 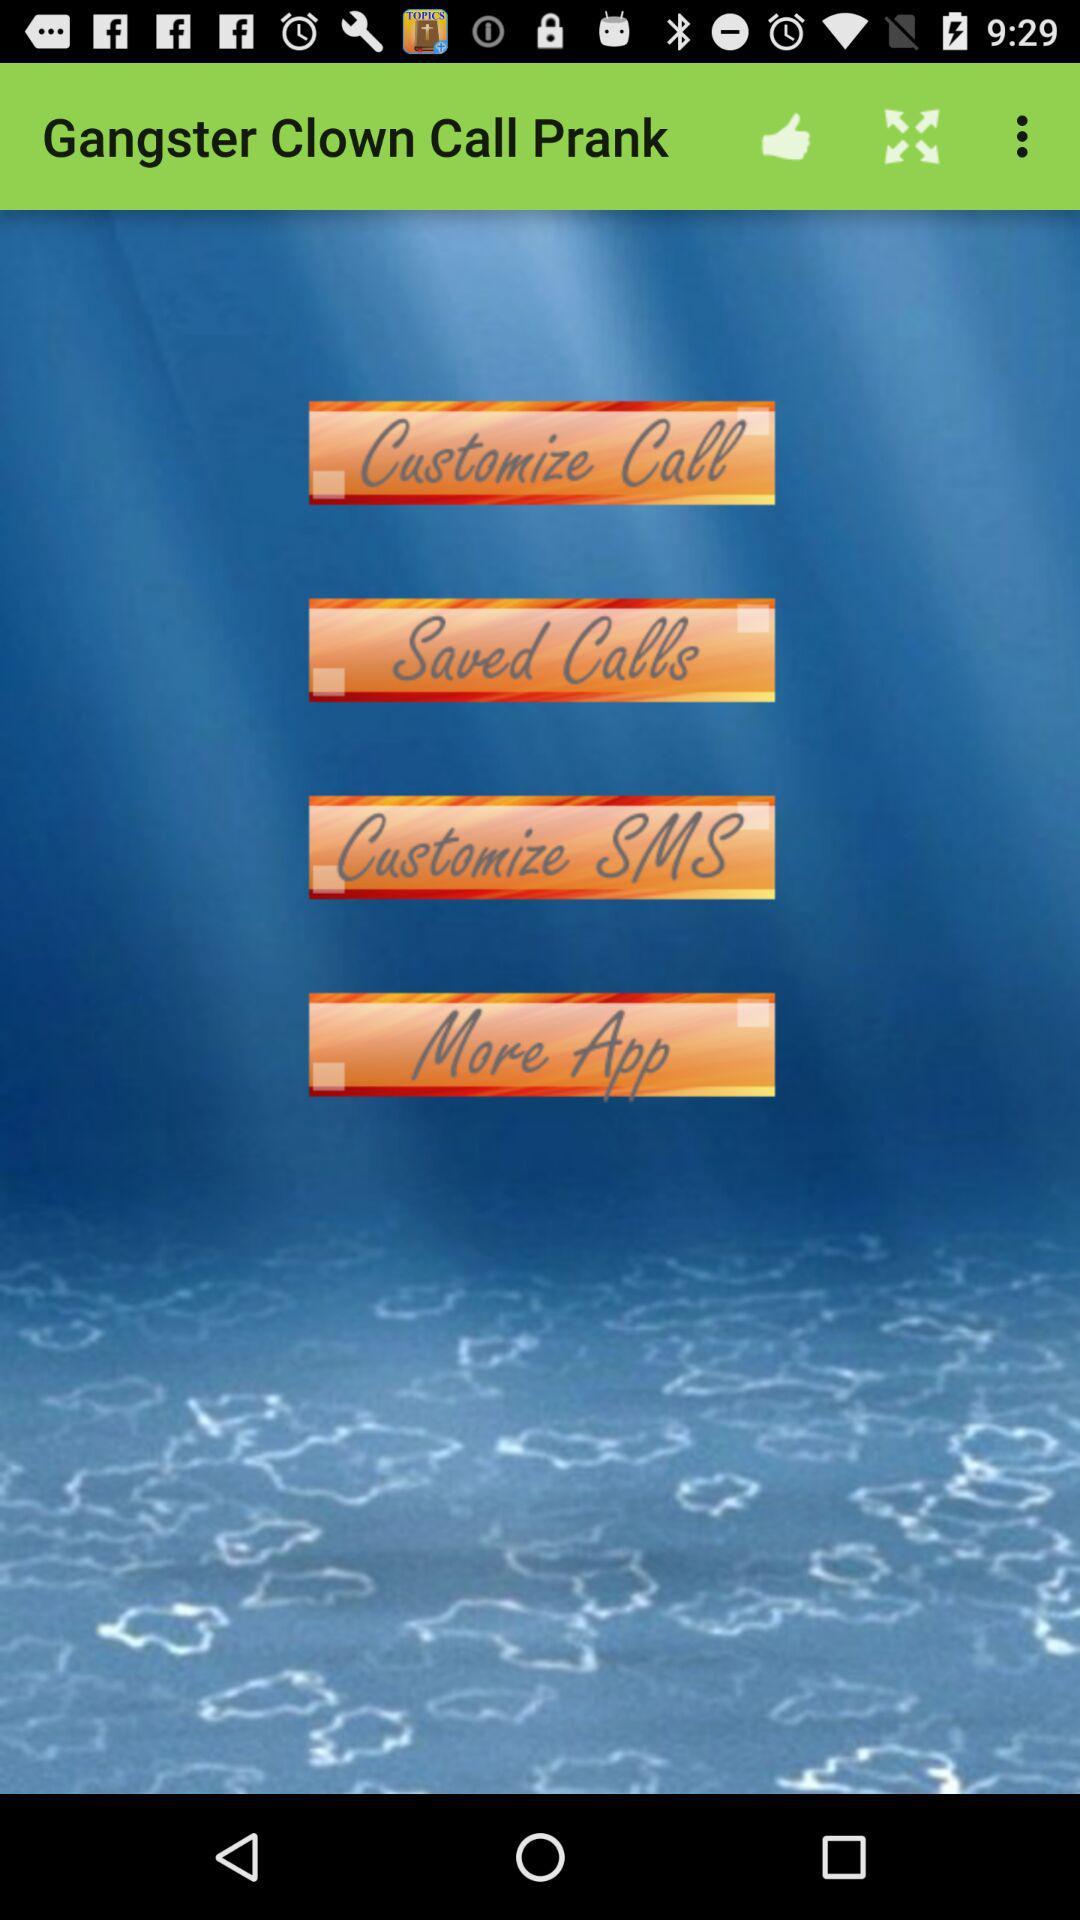 What do you see at coordinates (540, 451) in the screenshot?
I see `choose the option` at bounding box center [540, 451].